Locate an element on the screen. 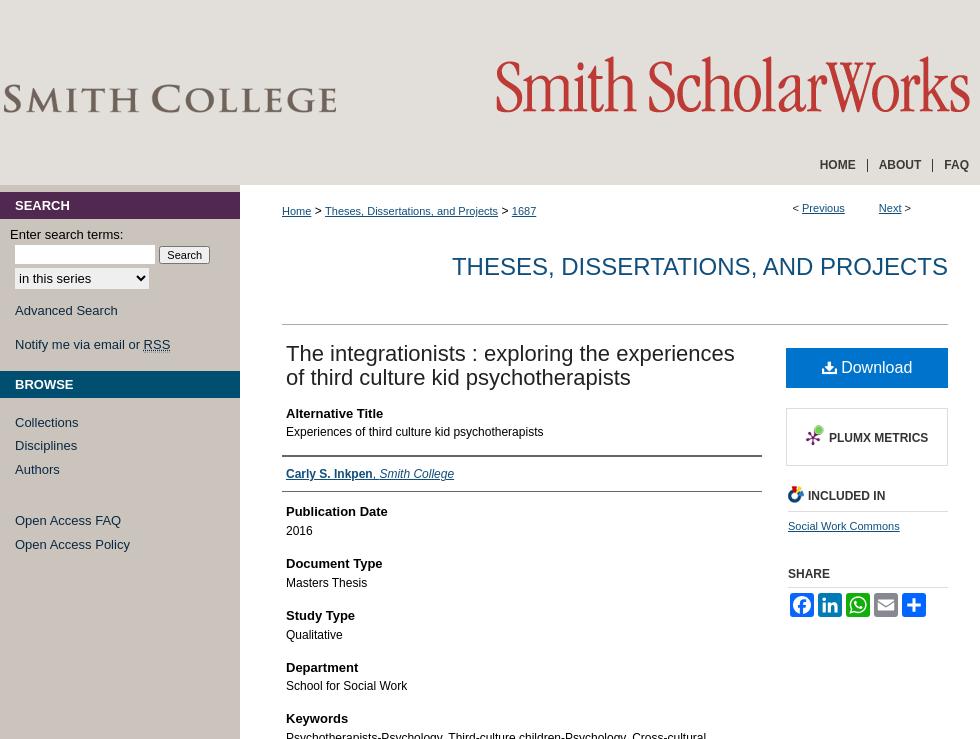 The image size is (980, 739). 'Alternative Title' is located at coordinates (334, 411).